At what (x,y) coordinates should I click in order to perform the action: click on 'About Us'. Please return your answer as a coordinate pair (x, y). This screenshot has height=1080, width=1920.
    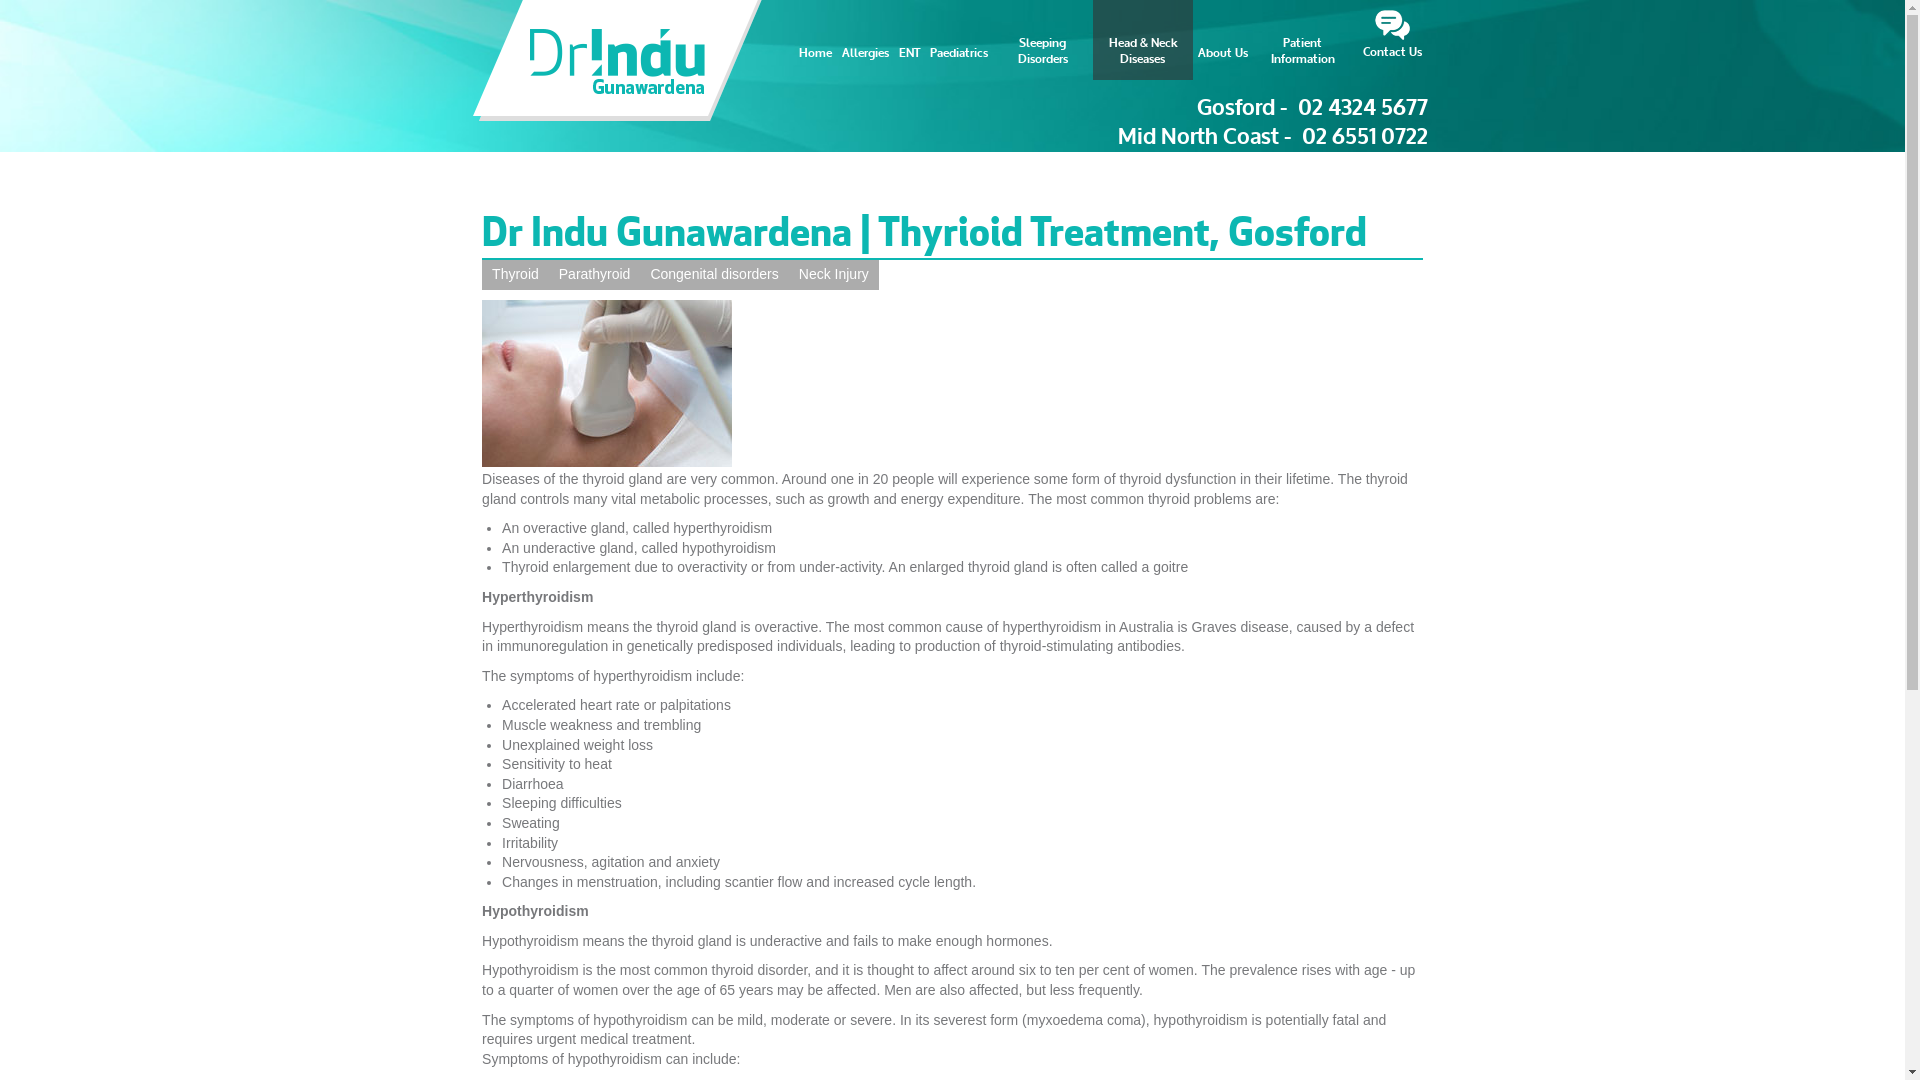
    Looking at the image, I should click on (1191, 39).